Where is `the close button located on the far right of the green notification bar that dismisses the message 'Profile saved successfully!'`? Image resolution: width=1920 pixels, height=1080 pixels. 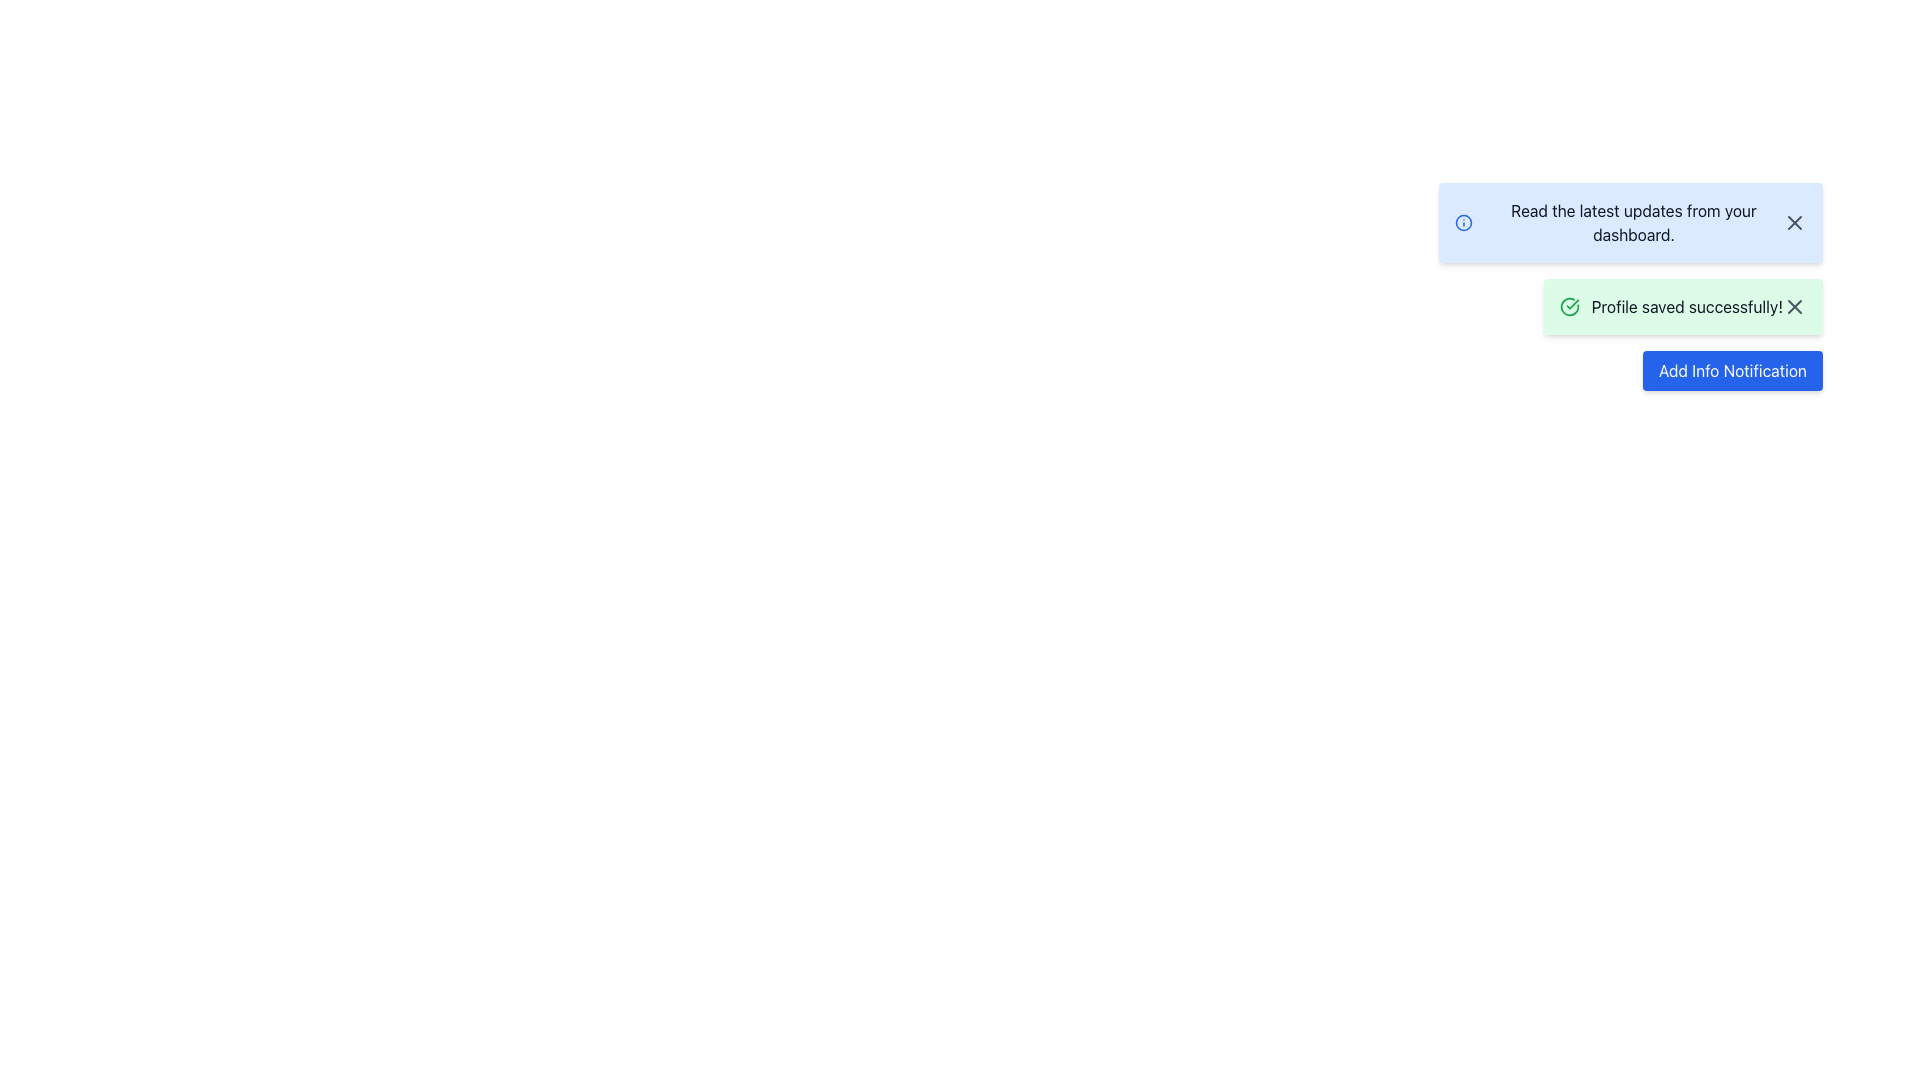
the close button located on the far right of the green notification bar that dismisses the message 'Profile saved successfully!' is located at coordinates (1795, 307).